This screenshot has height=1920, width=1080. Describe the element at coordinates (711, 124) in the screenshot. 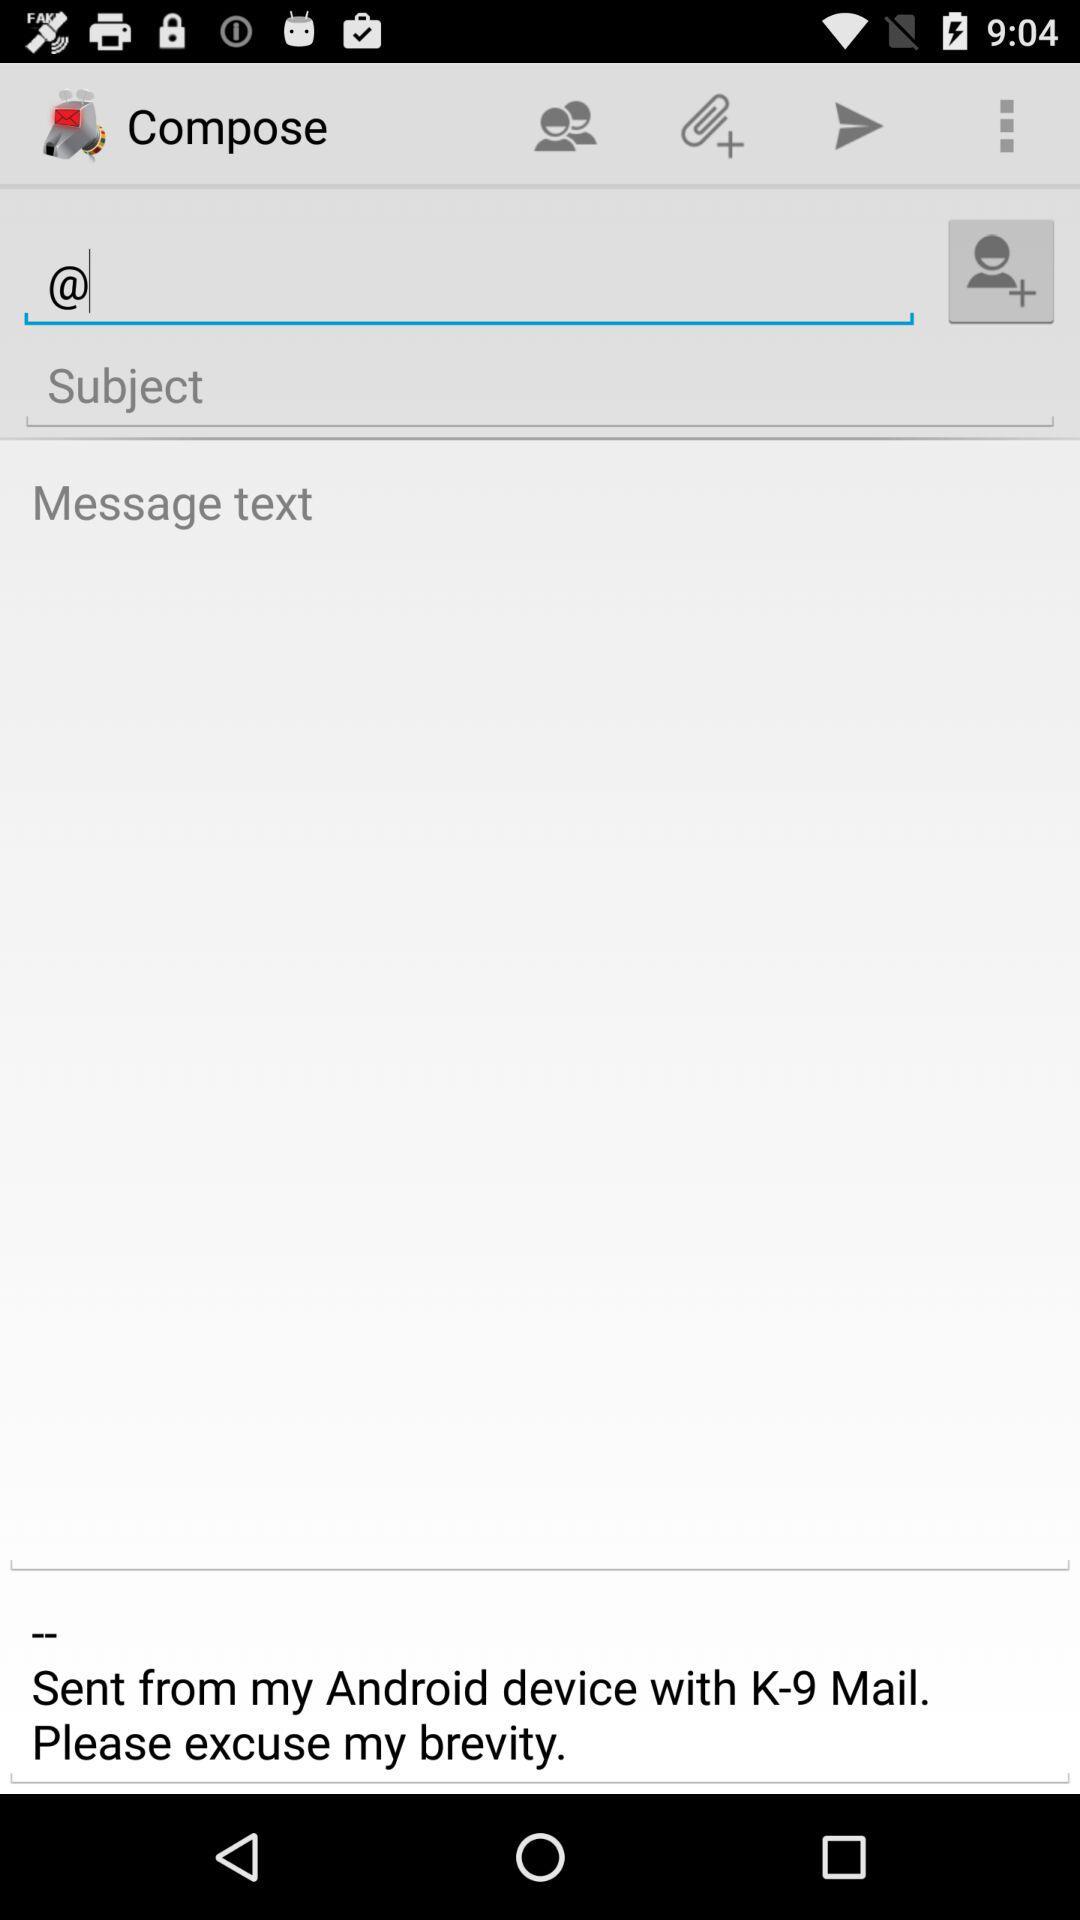

I see `the icon above @` at that location.